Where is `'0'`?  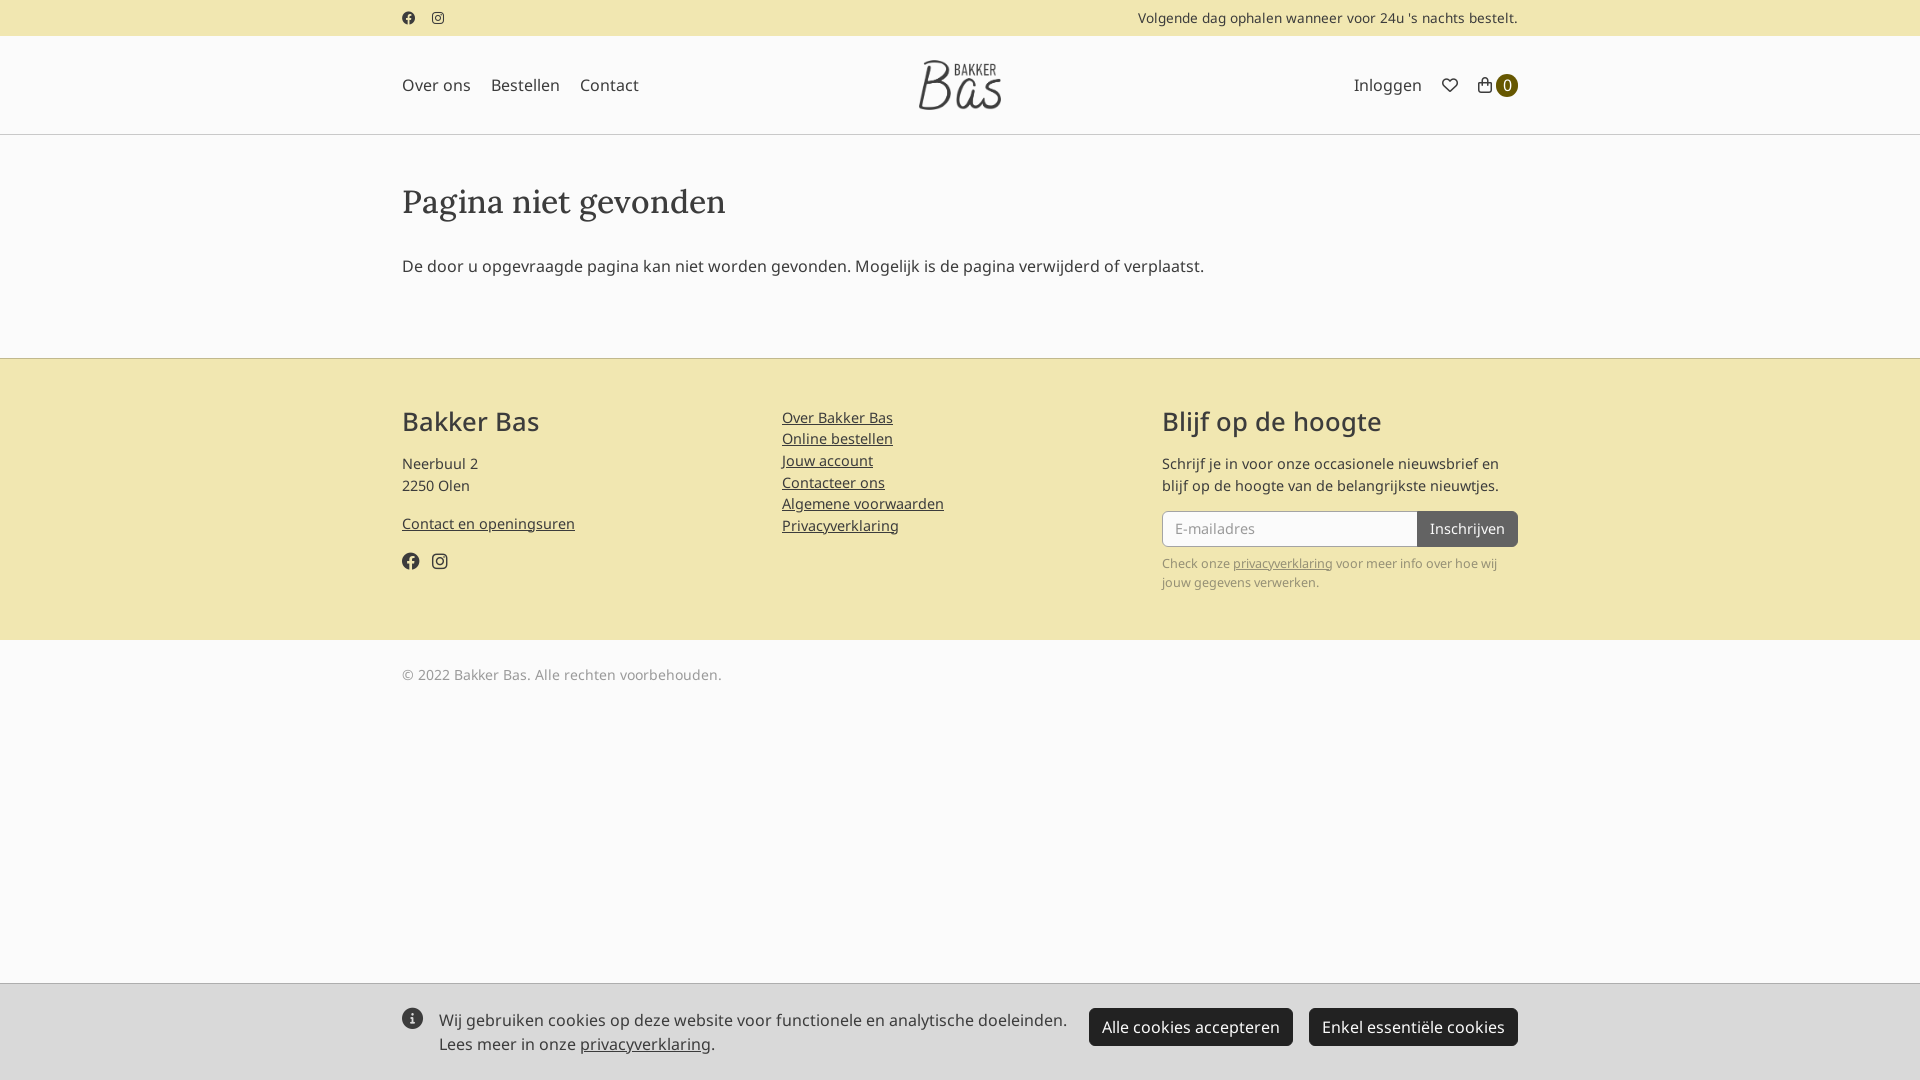 '0' is located at coordinates (1478, 83).